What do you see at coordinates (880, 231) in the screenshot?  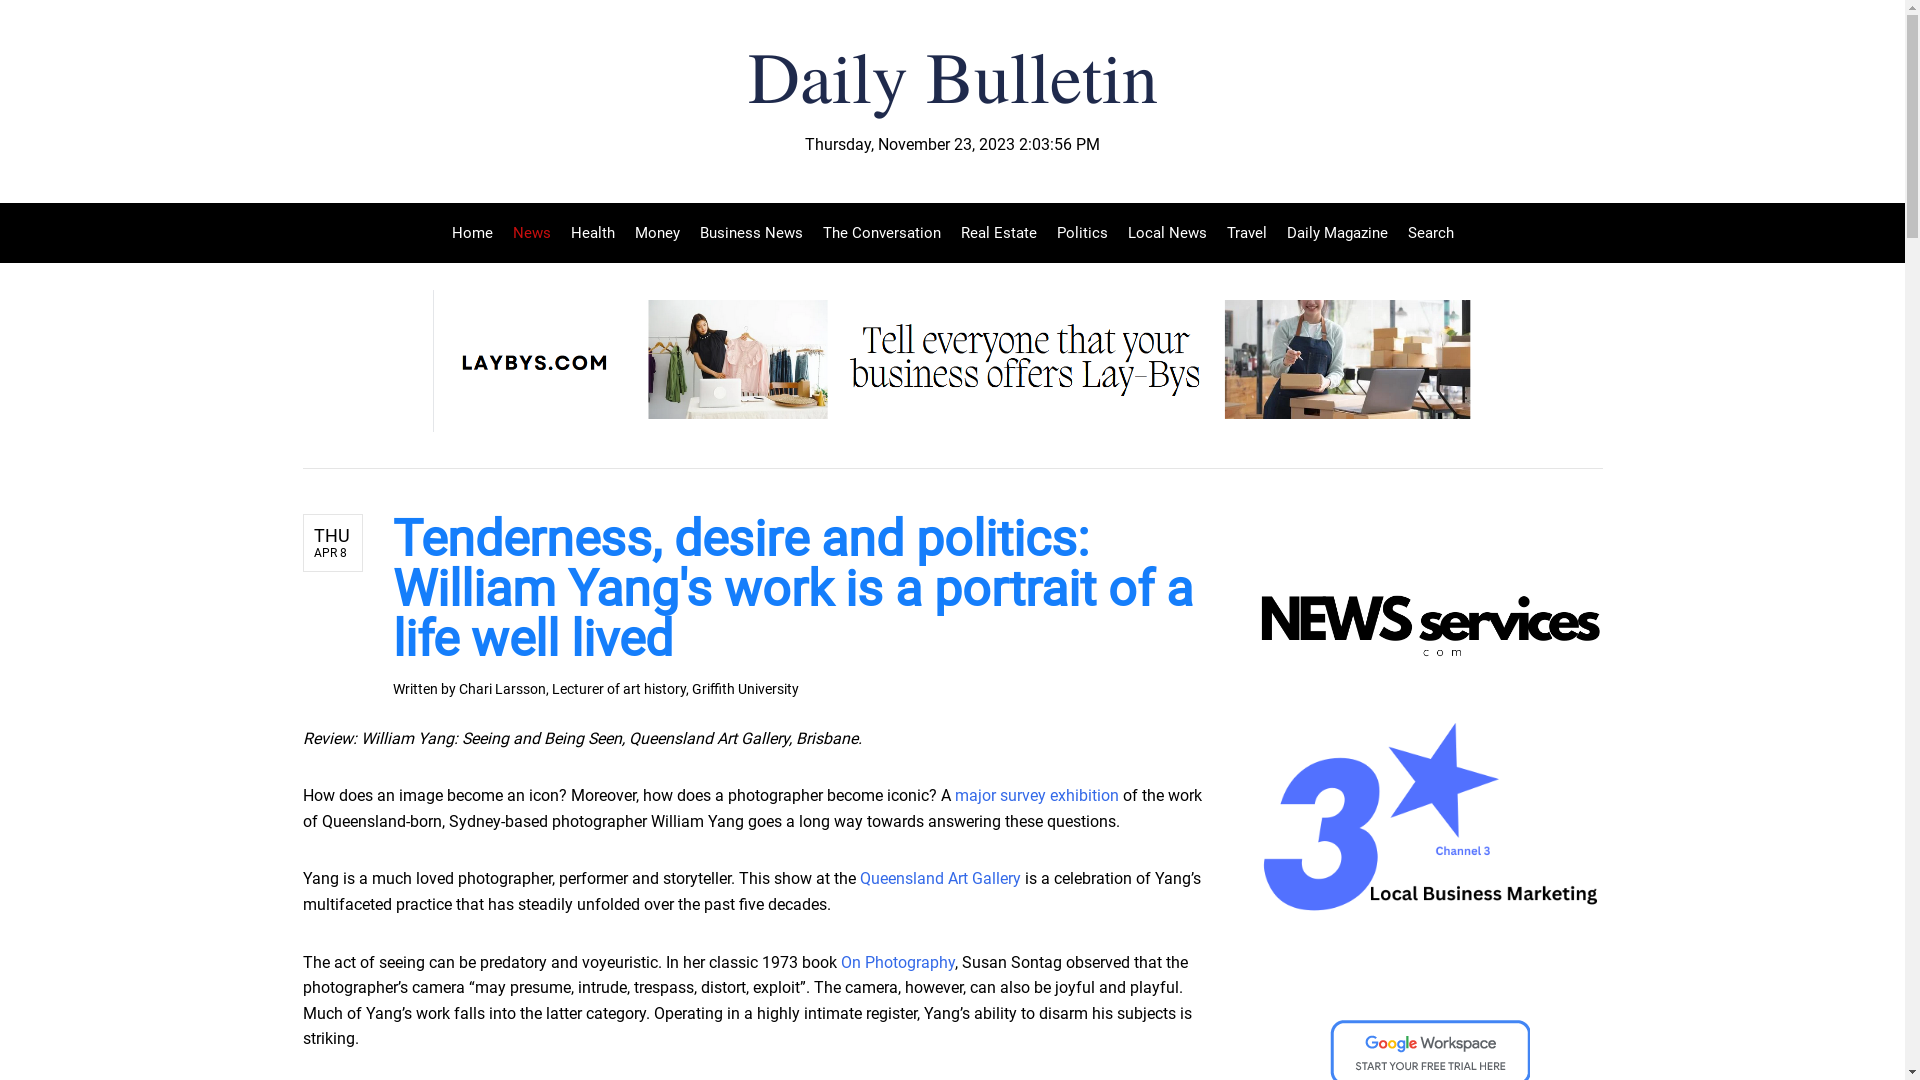 I see `'The Conversation'` at bounding box center [880, 231].